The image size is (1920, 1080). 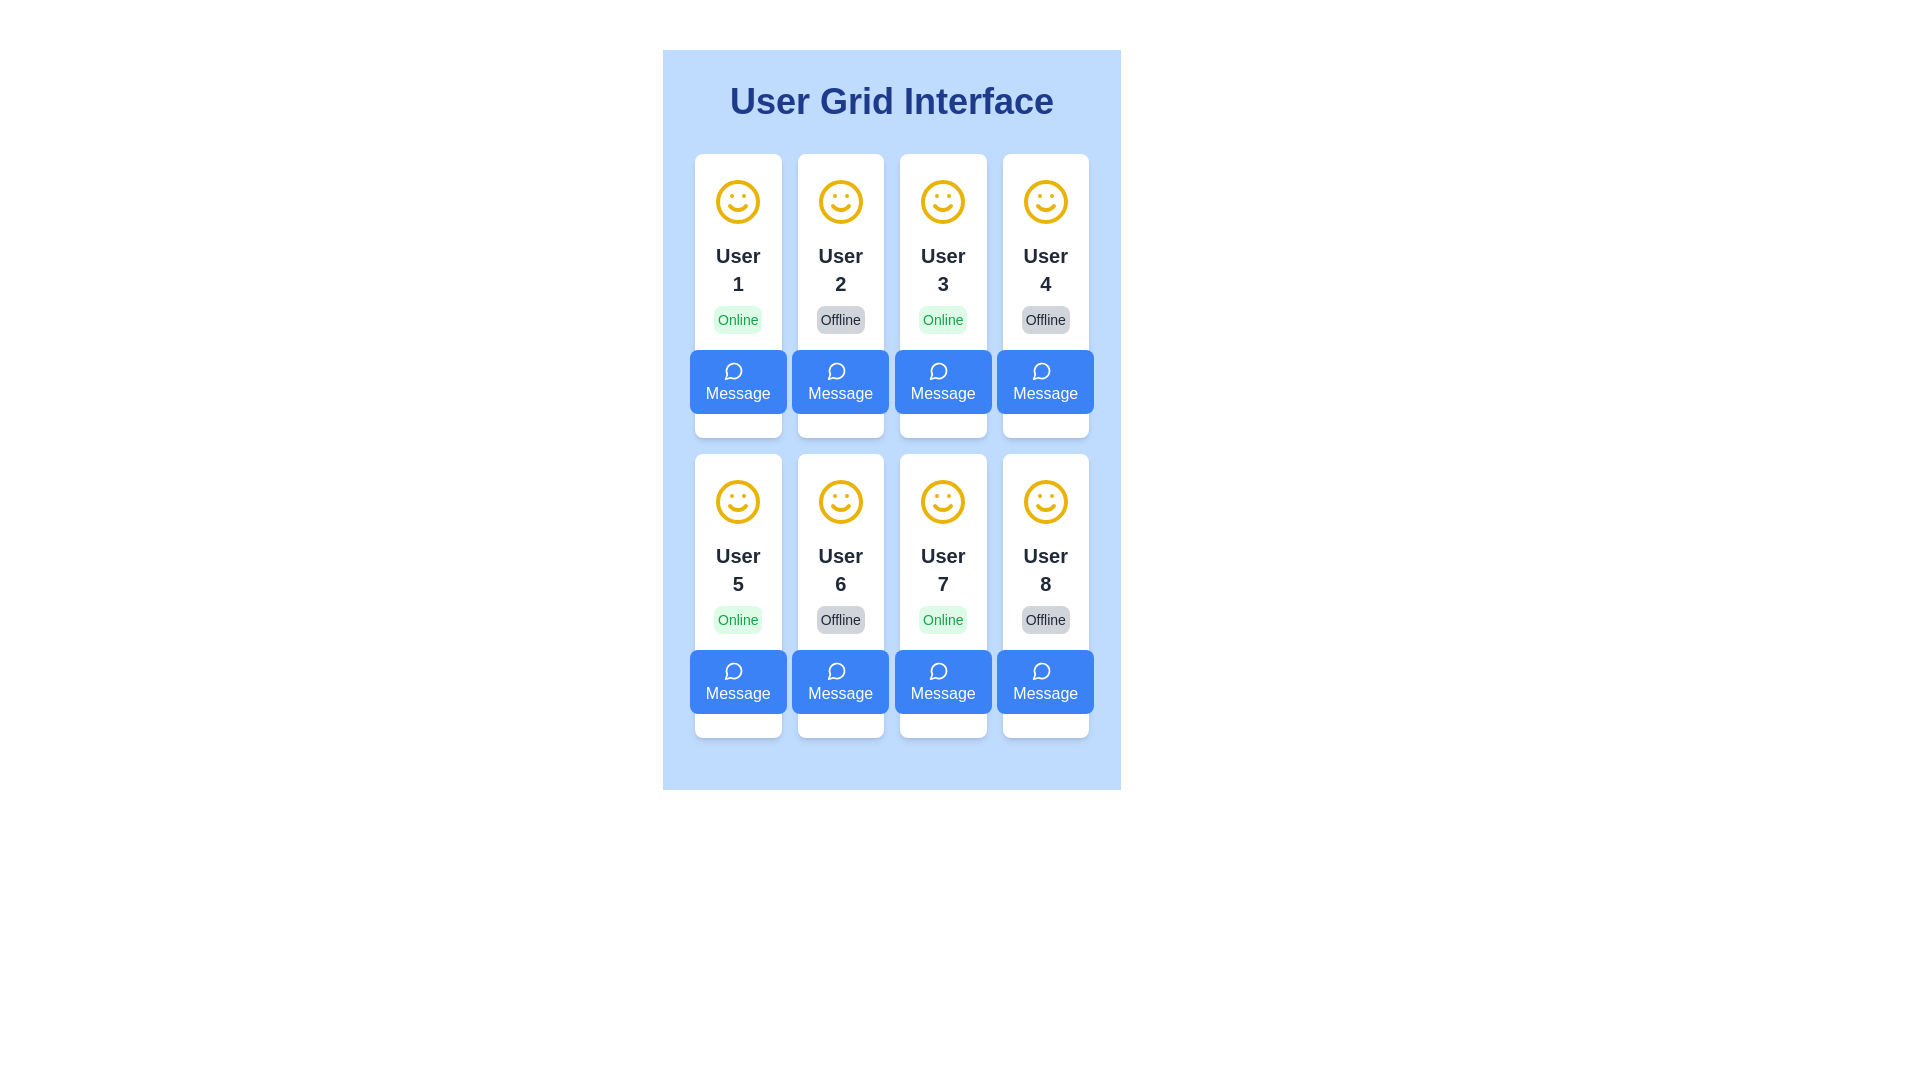 What do you see at coordinates (737, 201) in the screenshot?
I see `the SVG circle element that forms the outer structure of the smiley face icon located in the top section of the card labeled 'User 1', within the first column and first row of the grid layout` at bounding box center [737, 201].